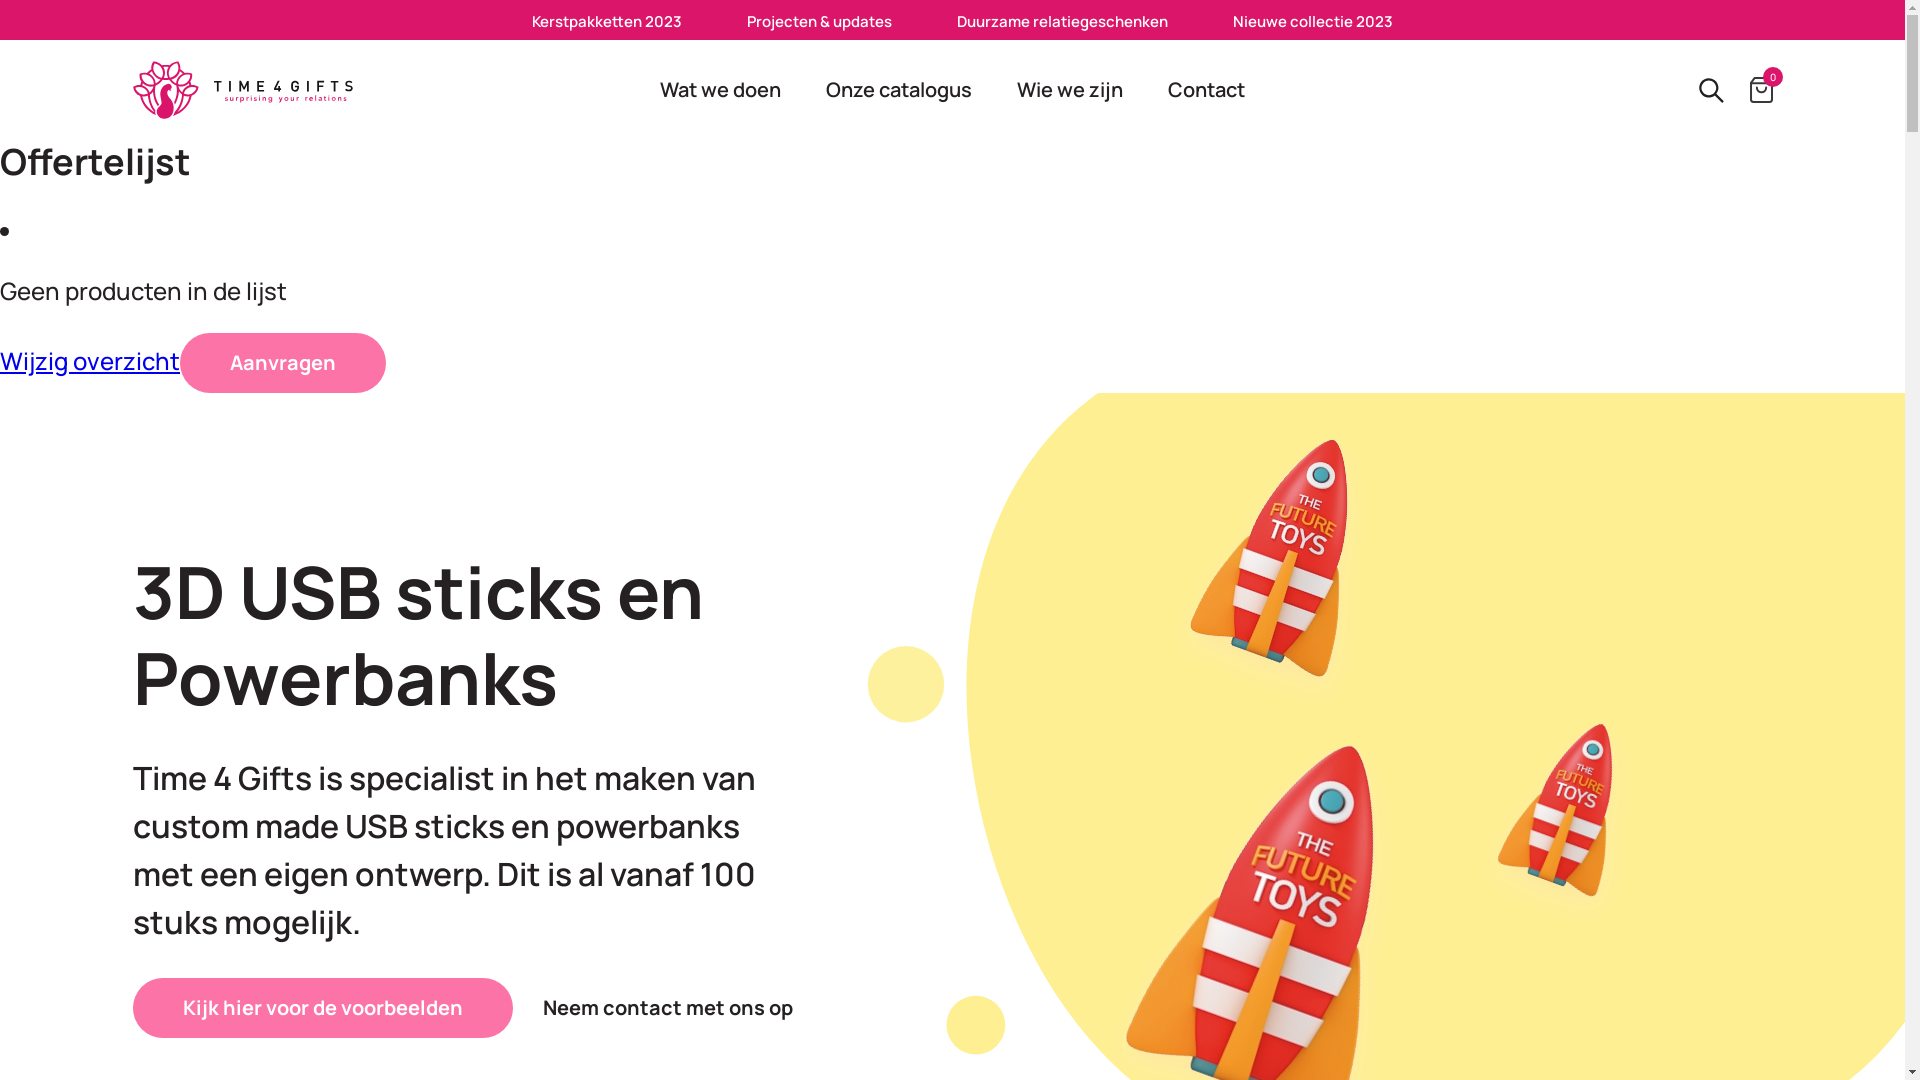 The height and width of the screenshot is (1080, 1920). I want to click on 'Nieuwe collectie 2023', so click(1232, 21).